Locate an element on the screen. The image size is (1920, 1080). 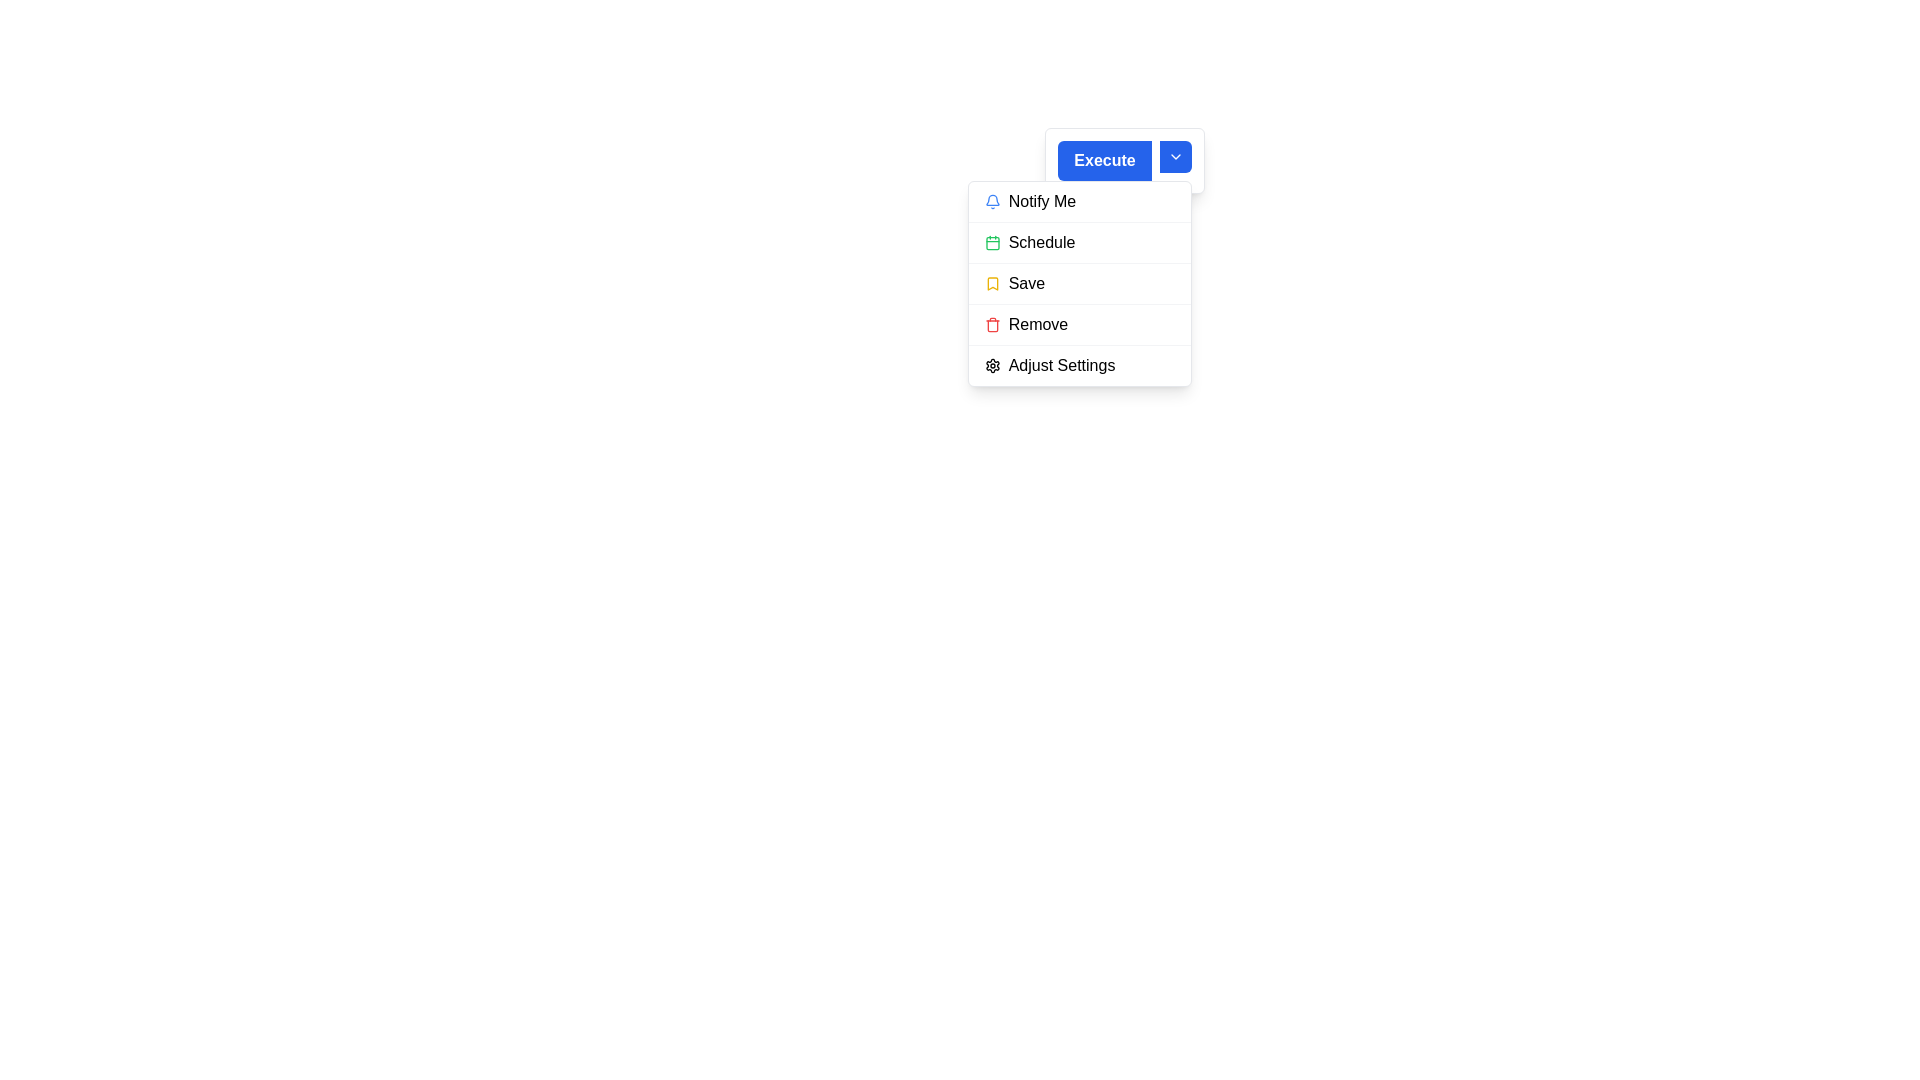
the blue notification bell icon located within the 'Notify Me' button is located at coordinates (992, 201).